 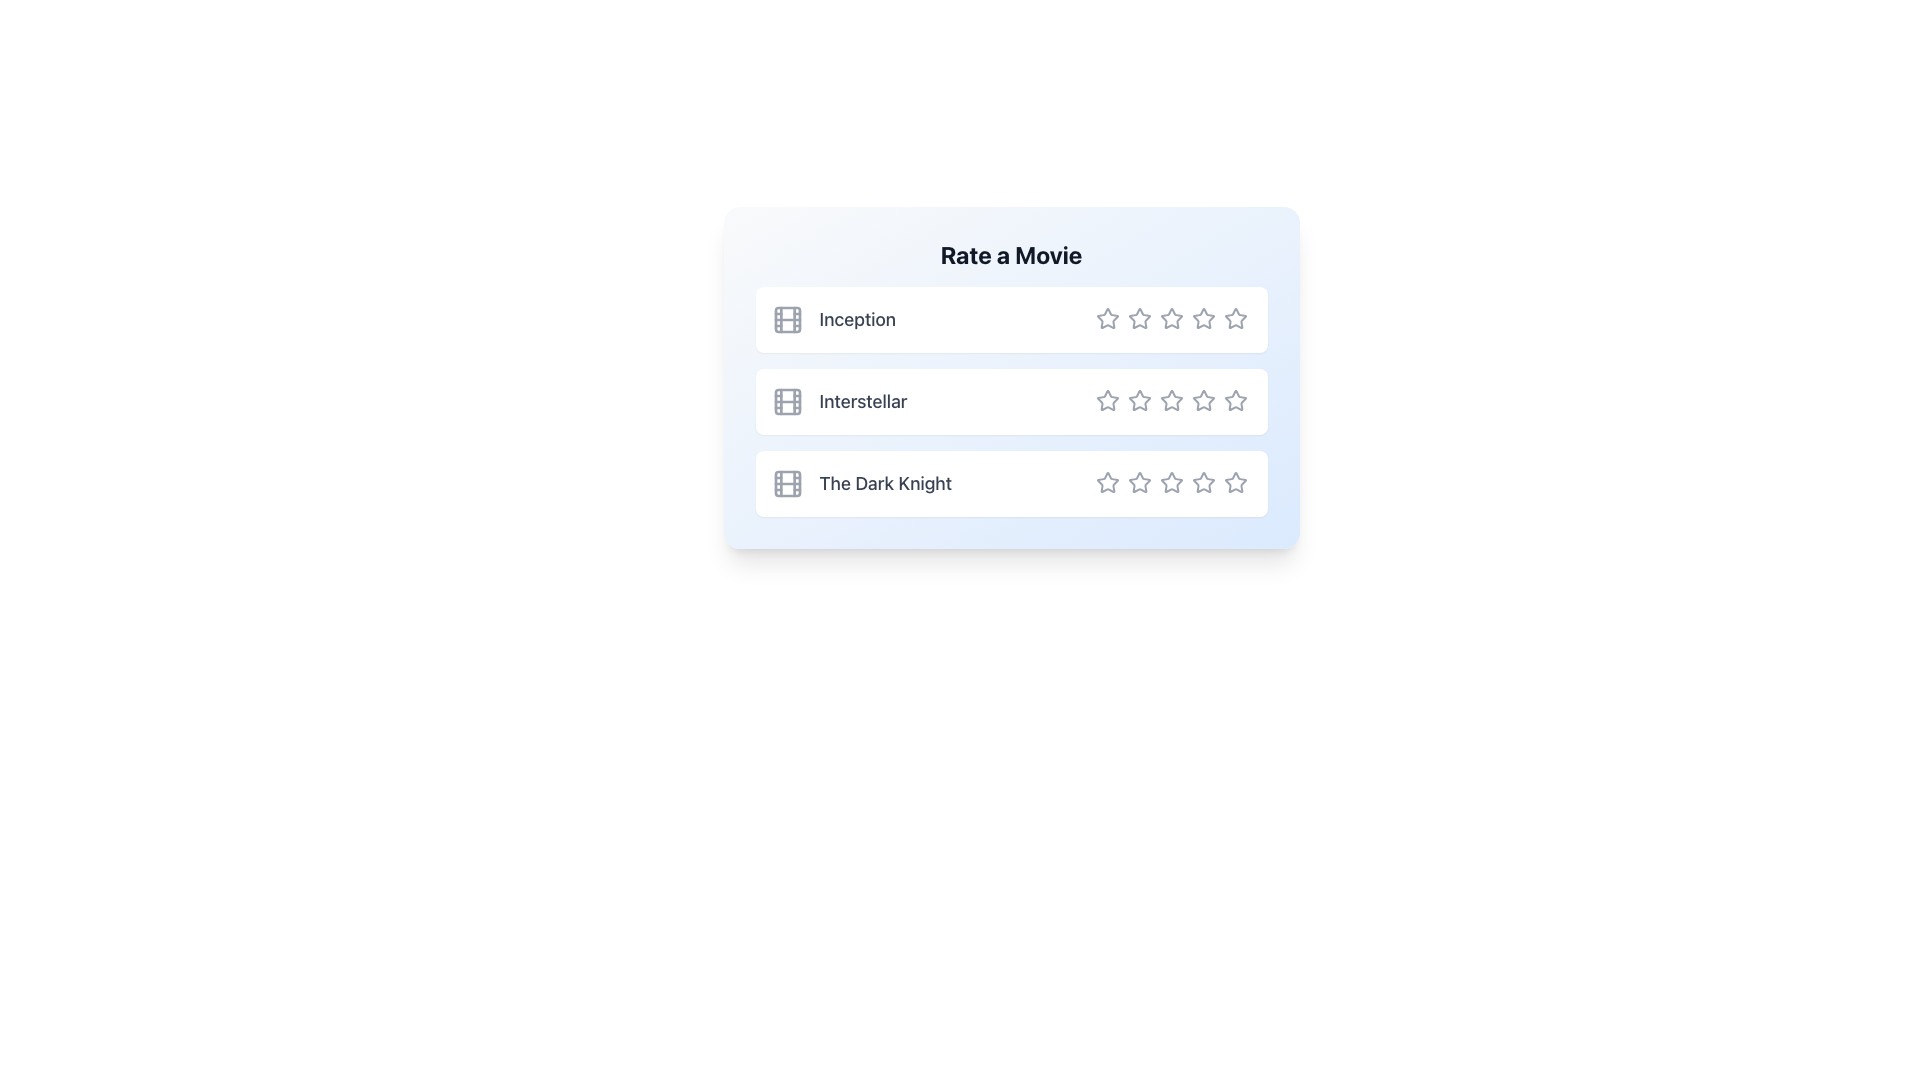 I want to click on the third star-shaped rating icon in the five-star rating system for 'The Dark Knight' to rate the movie, so click(x=1171, y=482).